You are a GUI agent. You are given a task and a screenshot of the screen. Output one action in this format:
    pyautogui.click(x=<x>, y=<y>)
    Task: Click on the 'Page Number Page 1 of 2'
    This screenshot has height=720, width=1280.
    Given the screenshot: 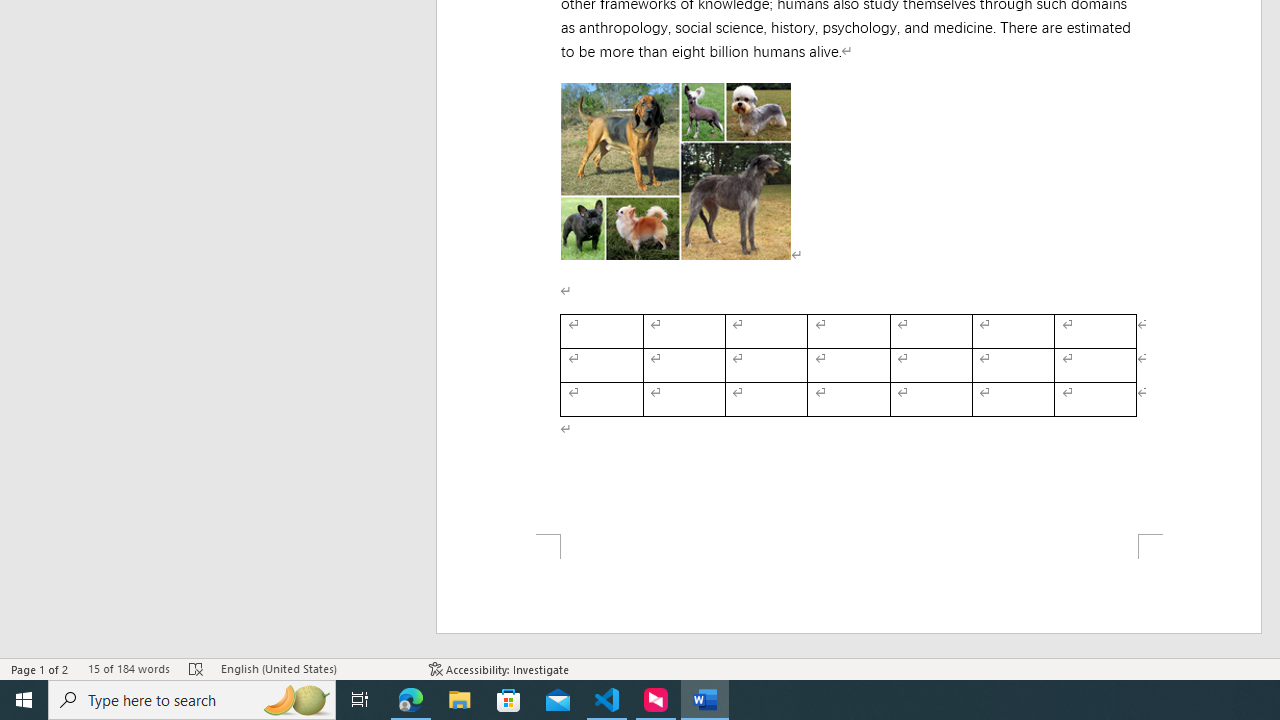 What is the action you would take?
    pyautogui.click(x=40, y=669)
    